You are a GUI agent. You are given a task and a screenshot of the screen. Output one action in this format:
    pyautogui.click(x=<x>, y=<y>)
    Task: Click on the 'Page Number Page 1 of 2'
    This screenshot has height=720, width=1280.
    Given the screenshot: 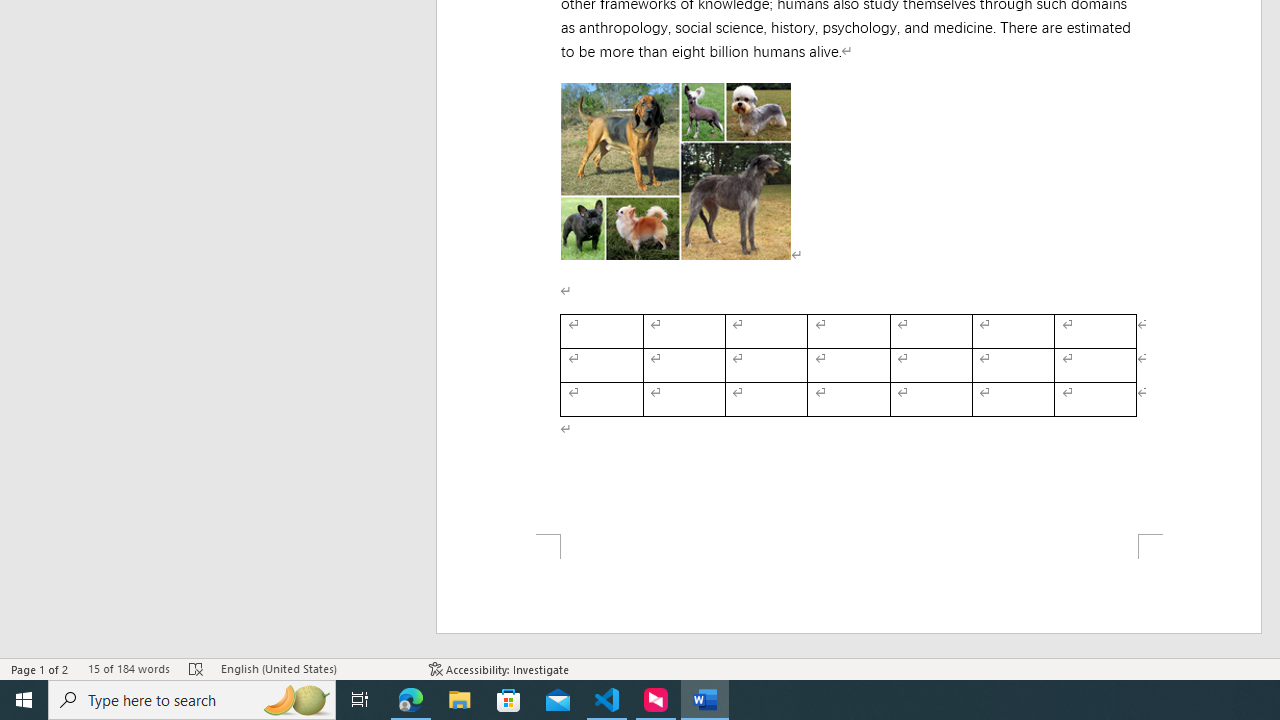 What is the action you would take?
    pyautogui.click(x=40, y=669)
    